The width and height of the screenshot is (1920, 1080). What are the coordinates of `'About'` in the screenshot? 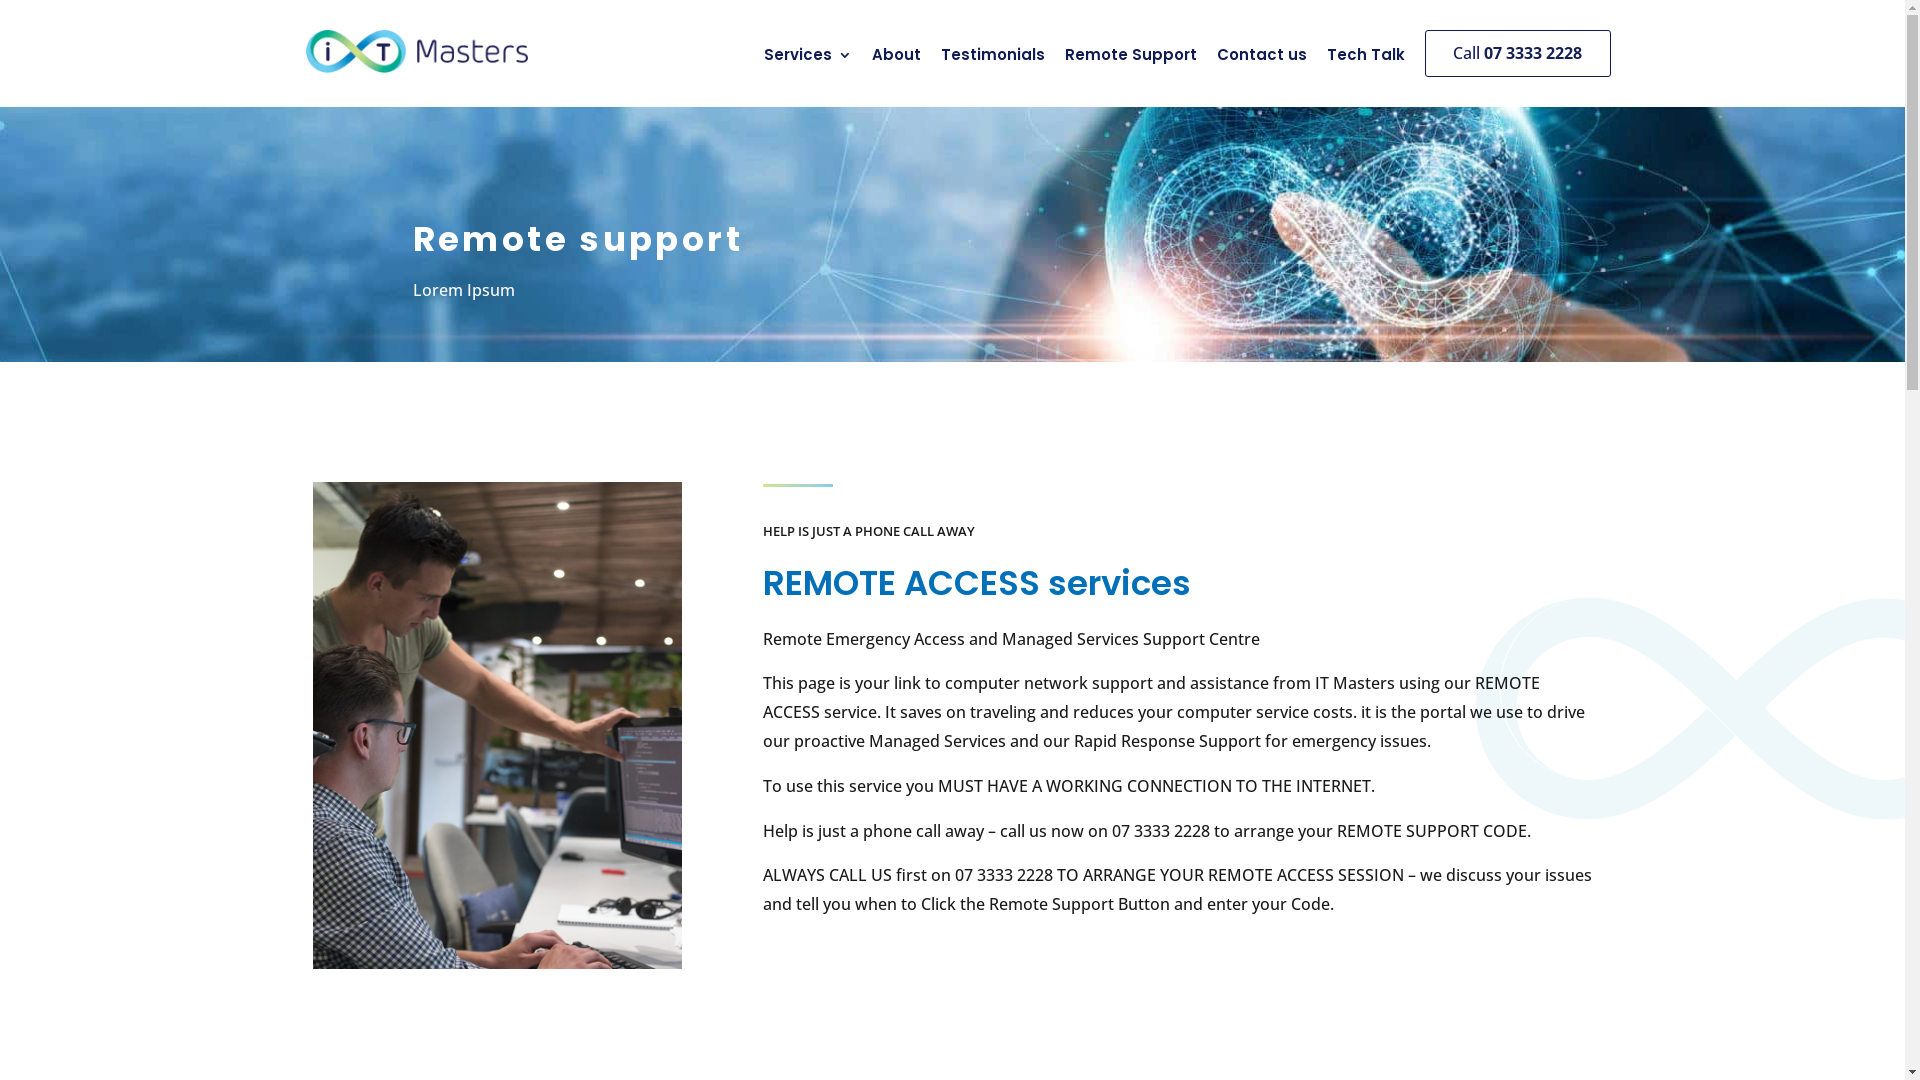 It's located at (859, 57).